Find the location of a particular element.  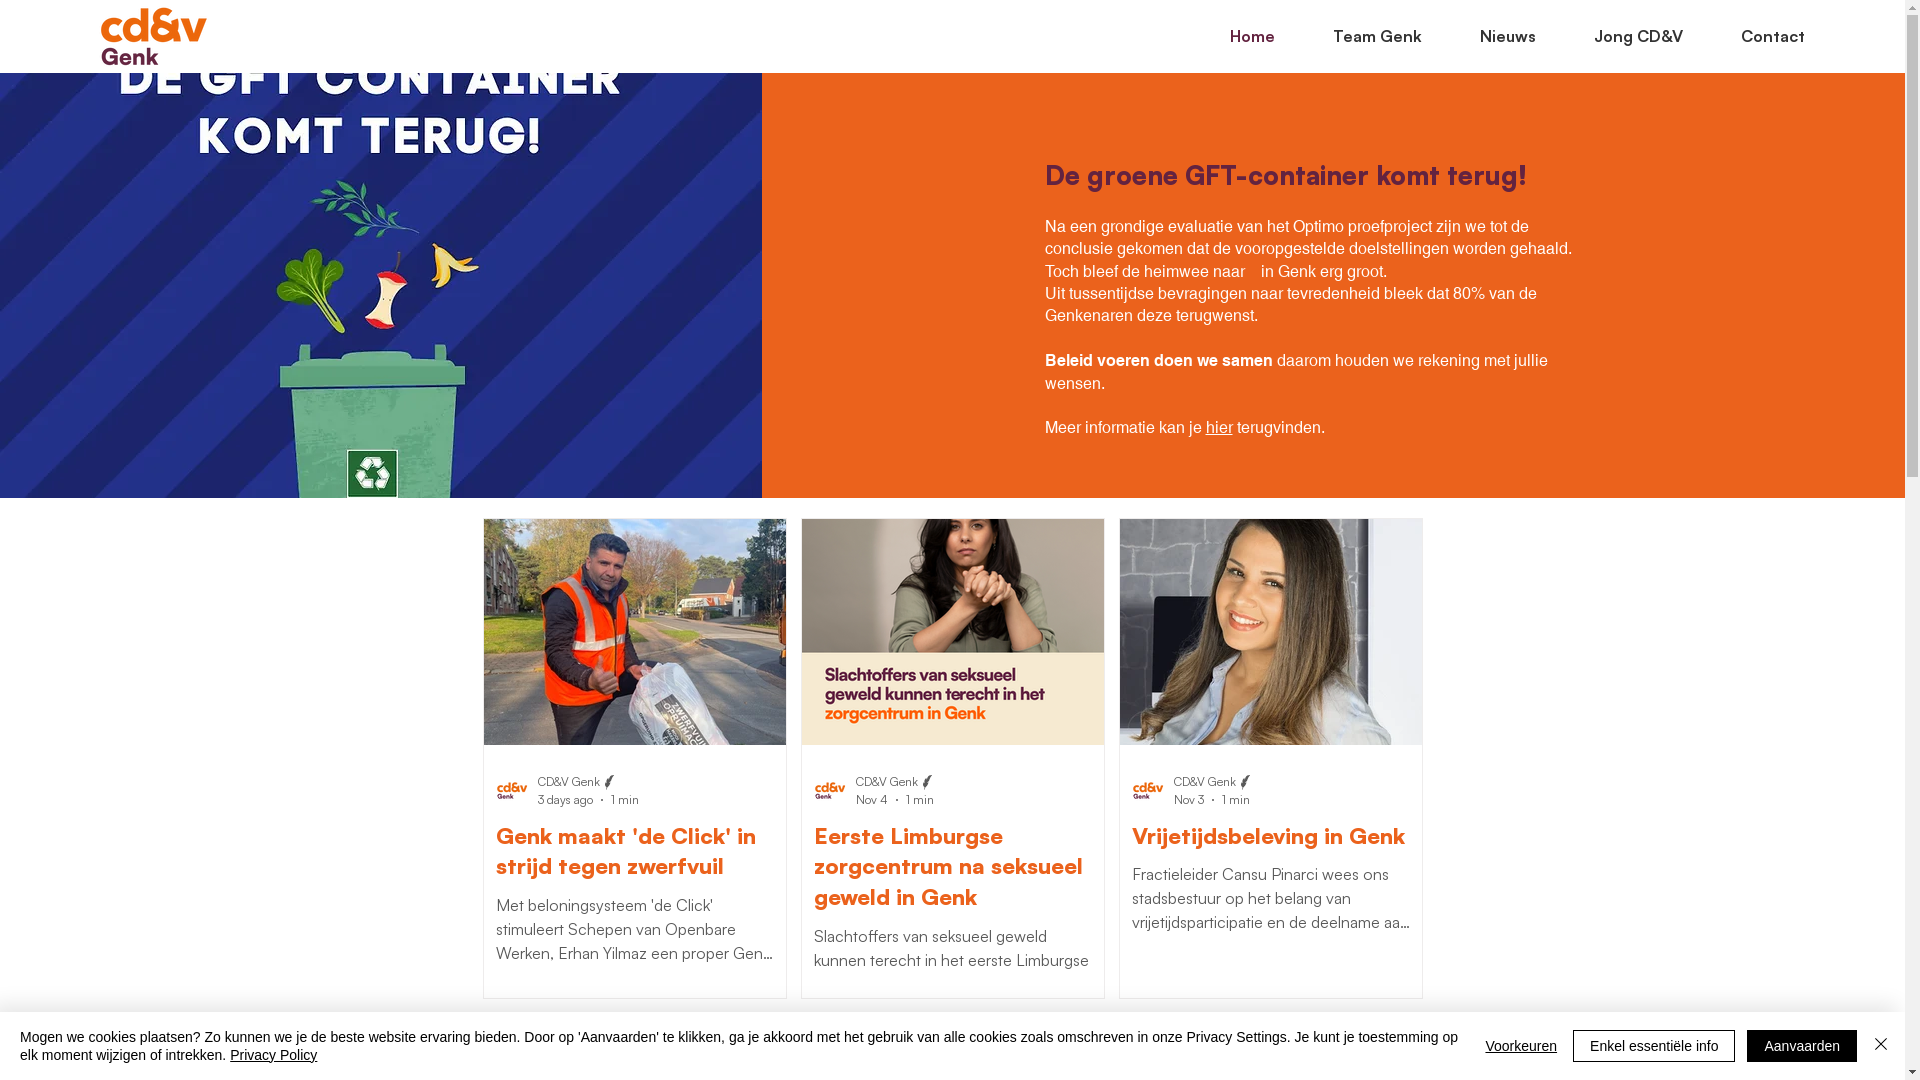

'Eerste Limburgse zorgcentrum na seksueel geweld in Genk' is located at coordinates (814, 866).